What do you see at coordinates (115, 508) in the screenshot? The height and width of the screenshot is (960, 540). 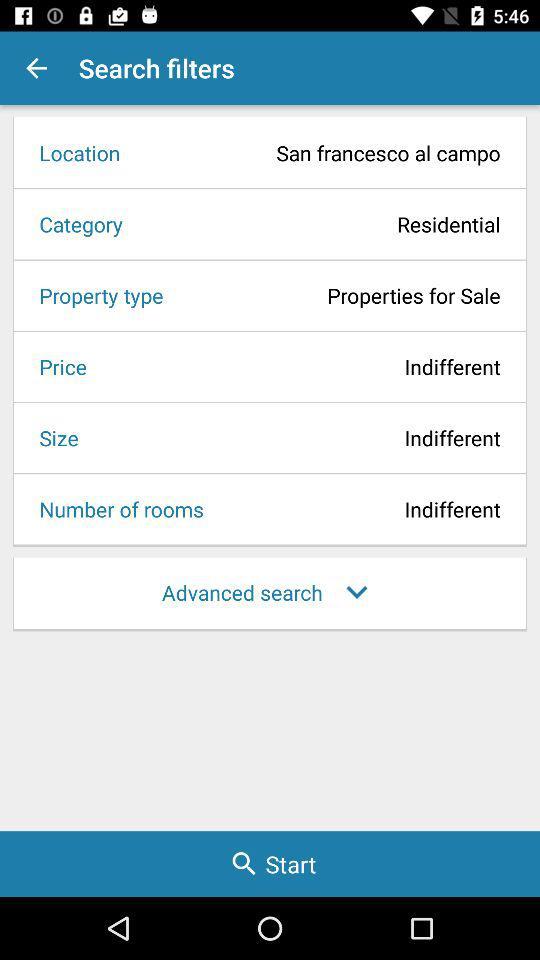 I see `the item below the size` at bounding box center [115, 508].